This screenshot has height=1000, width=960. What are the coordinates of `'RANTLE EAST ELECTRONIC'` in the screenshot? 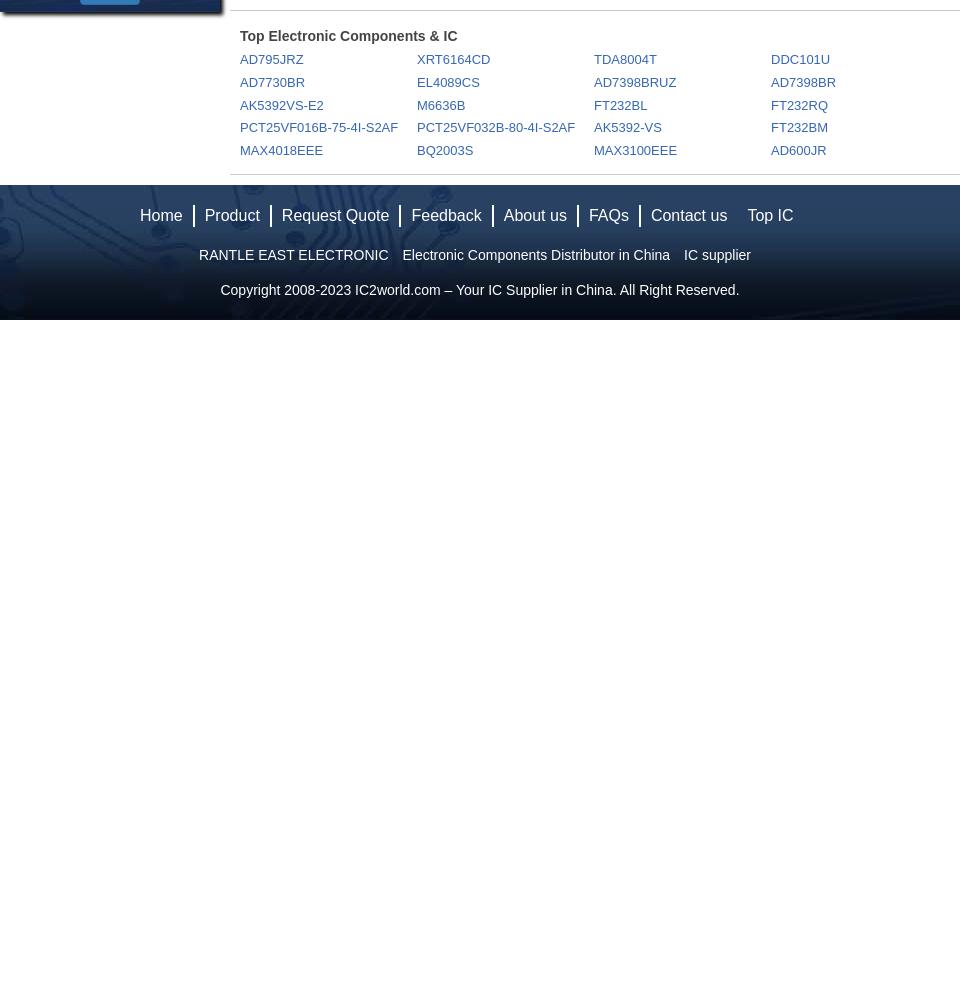 It's located at (292, 255).